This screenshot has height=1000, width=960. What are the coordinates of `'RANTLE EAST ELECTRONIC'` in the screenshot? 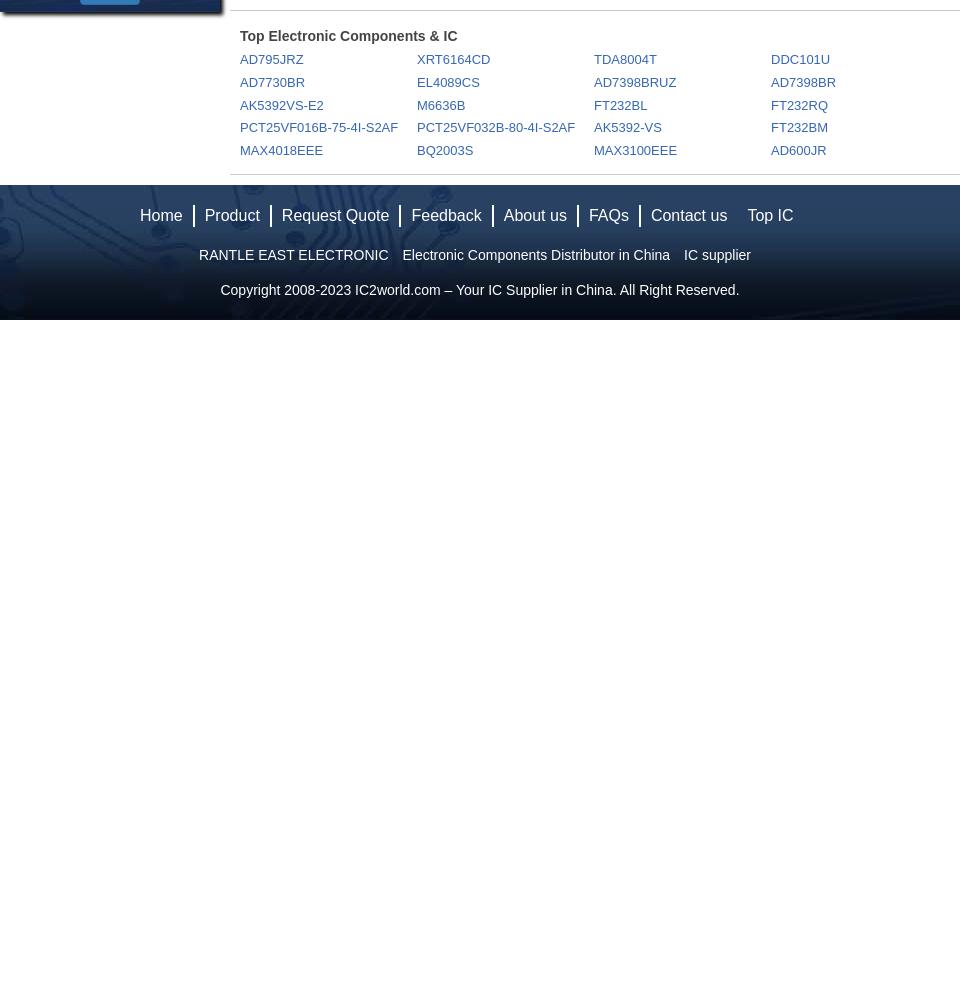 It's located at (292, 255).